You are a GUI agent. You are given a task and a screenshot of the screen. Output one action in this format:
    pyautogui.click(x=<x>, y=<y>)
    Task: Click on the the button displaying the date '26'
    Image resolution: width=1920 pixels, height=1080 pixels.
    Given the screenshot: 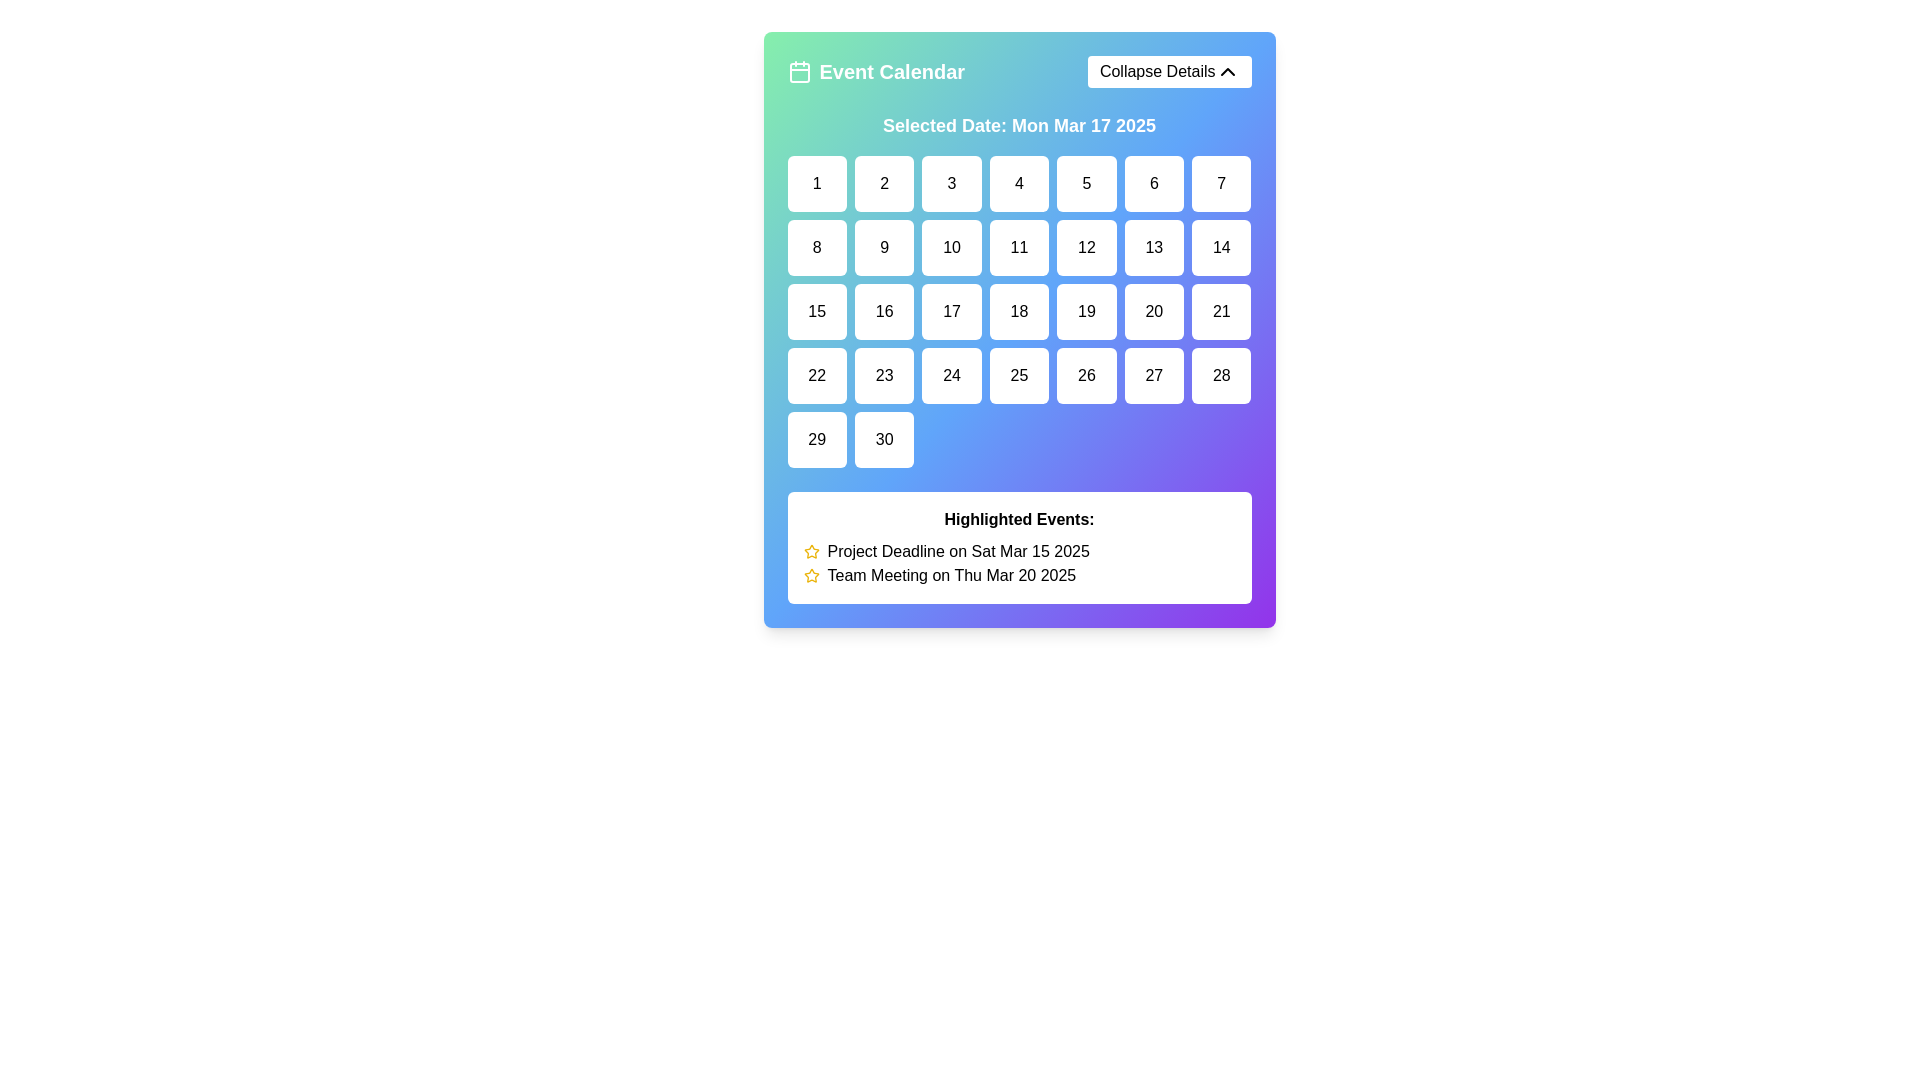 What is the action you would take?
    pyautogui.click(x=1085, y=375)
    